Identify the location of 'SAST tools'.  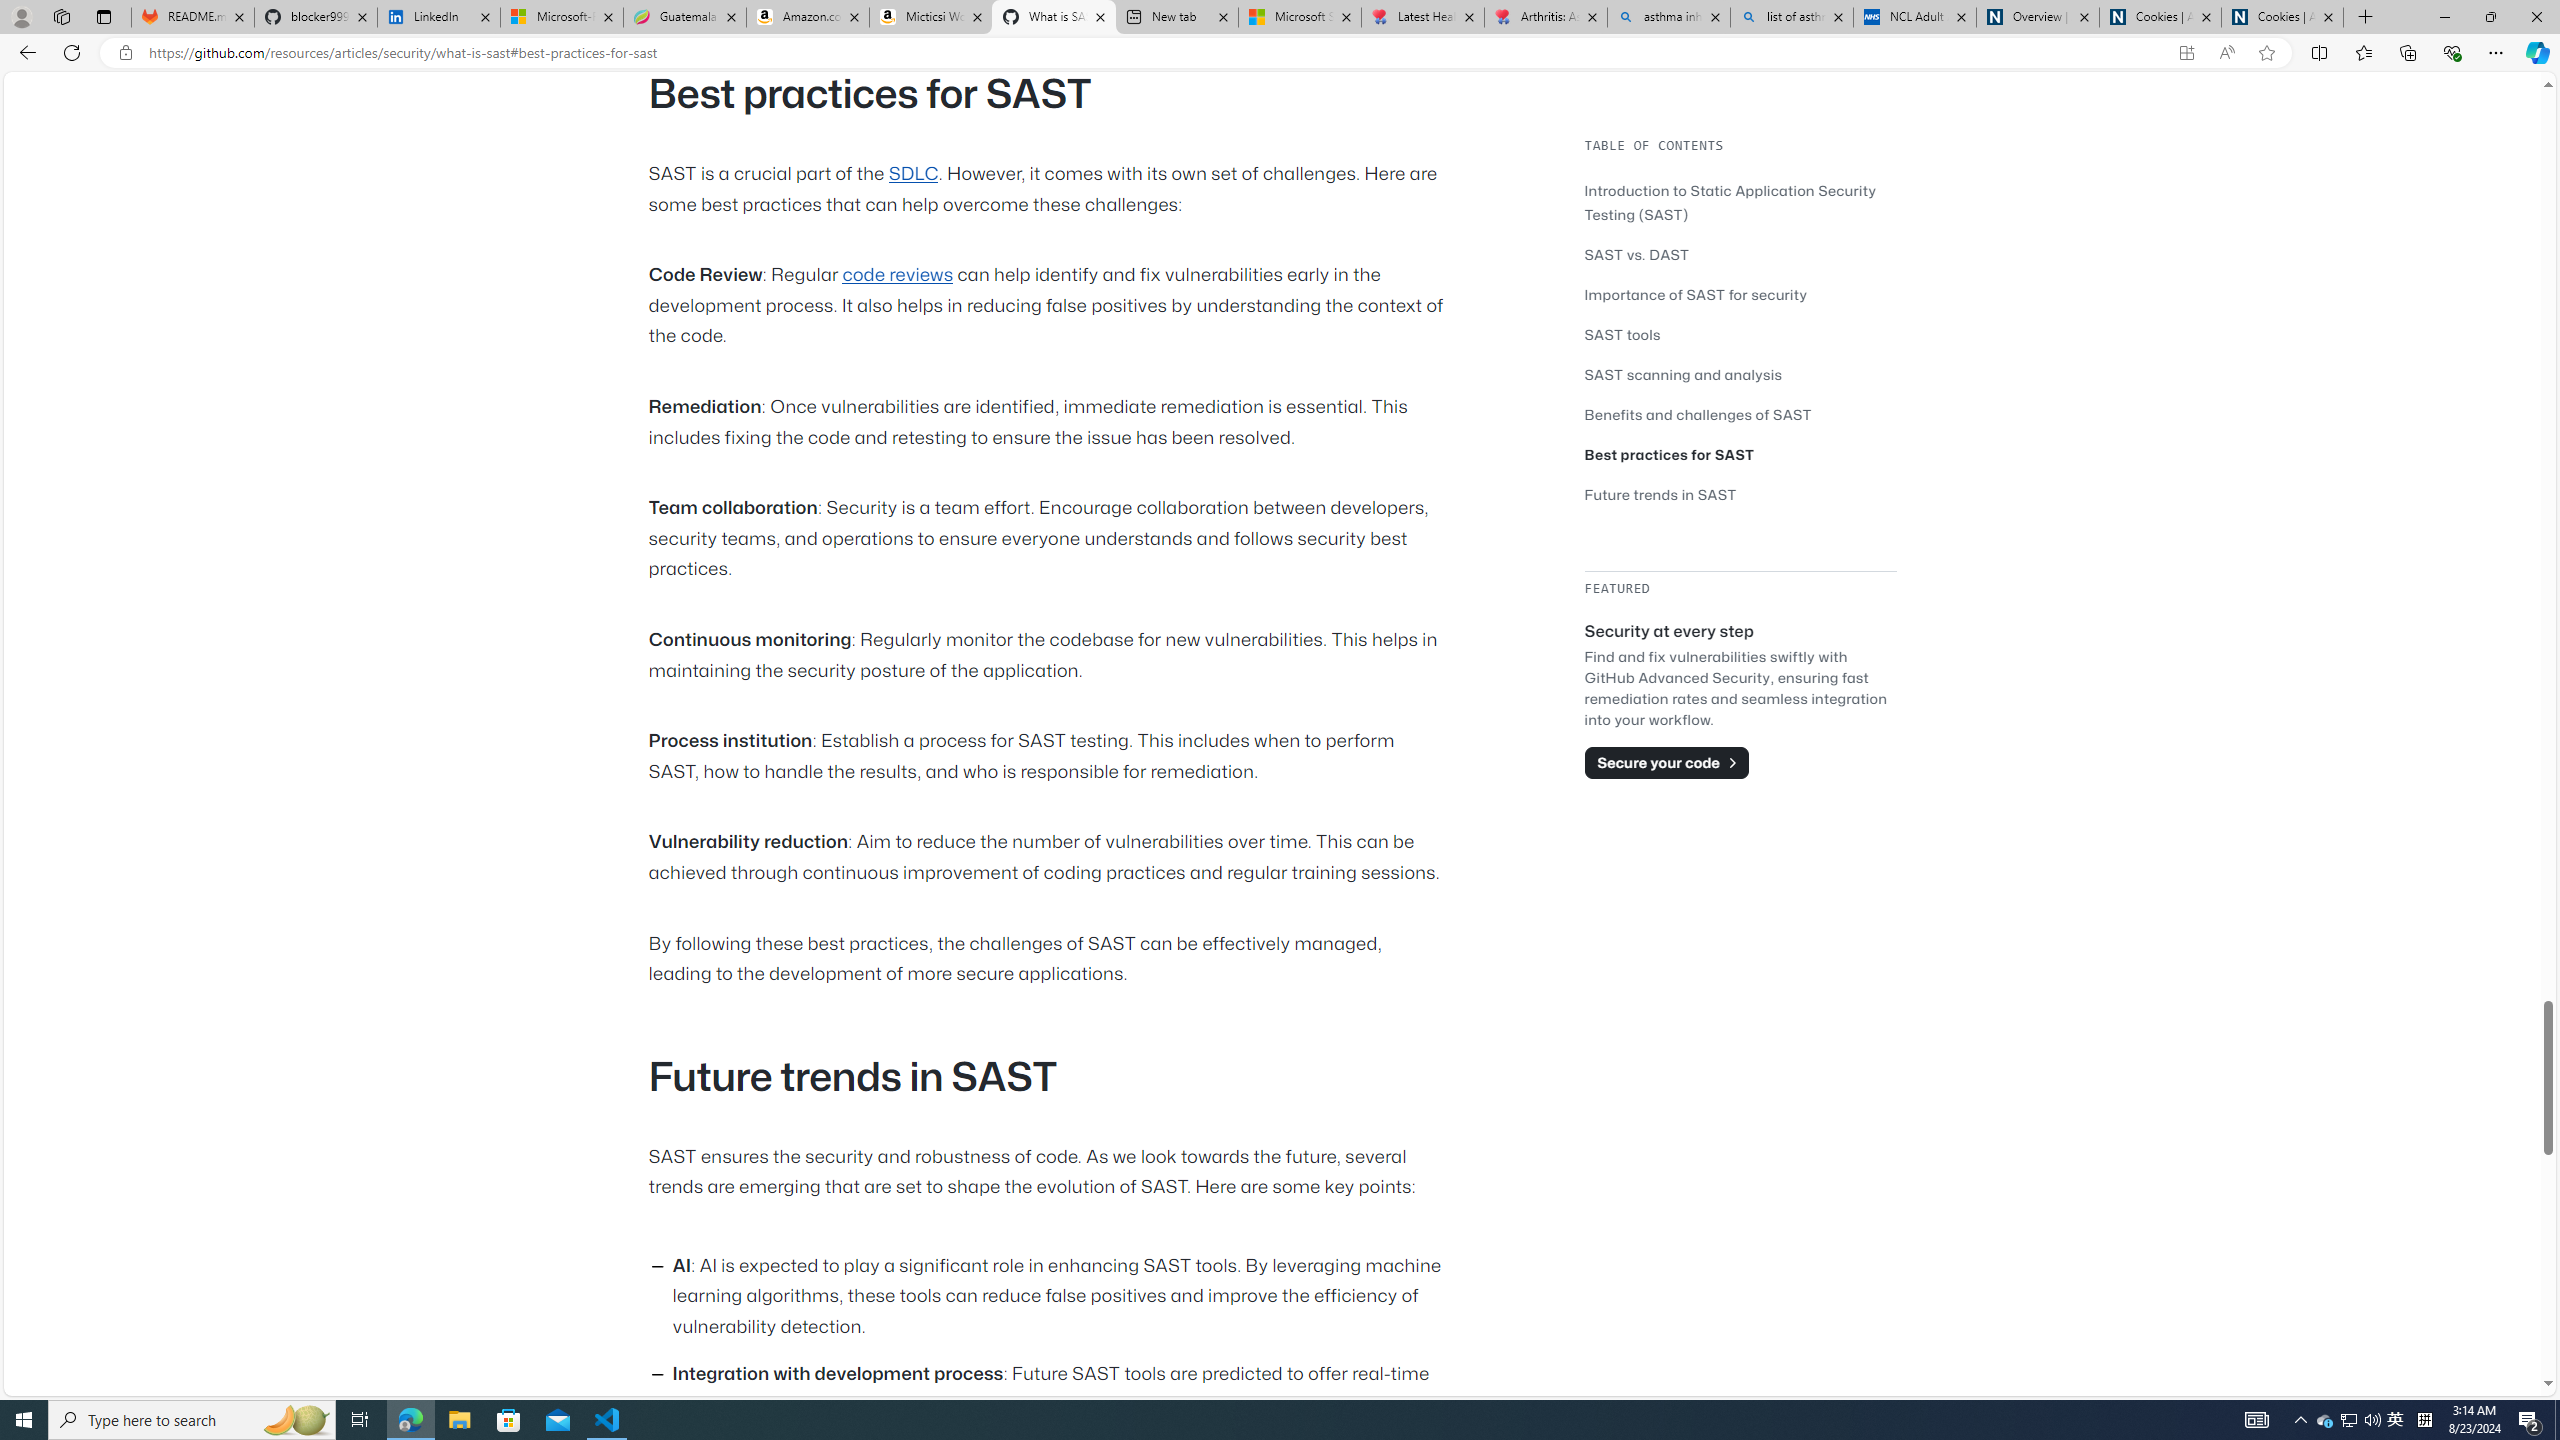
(1740, 333).